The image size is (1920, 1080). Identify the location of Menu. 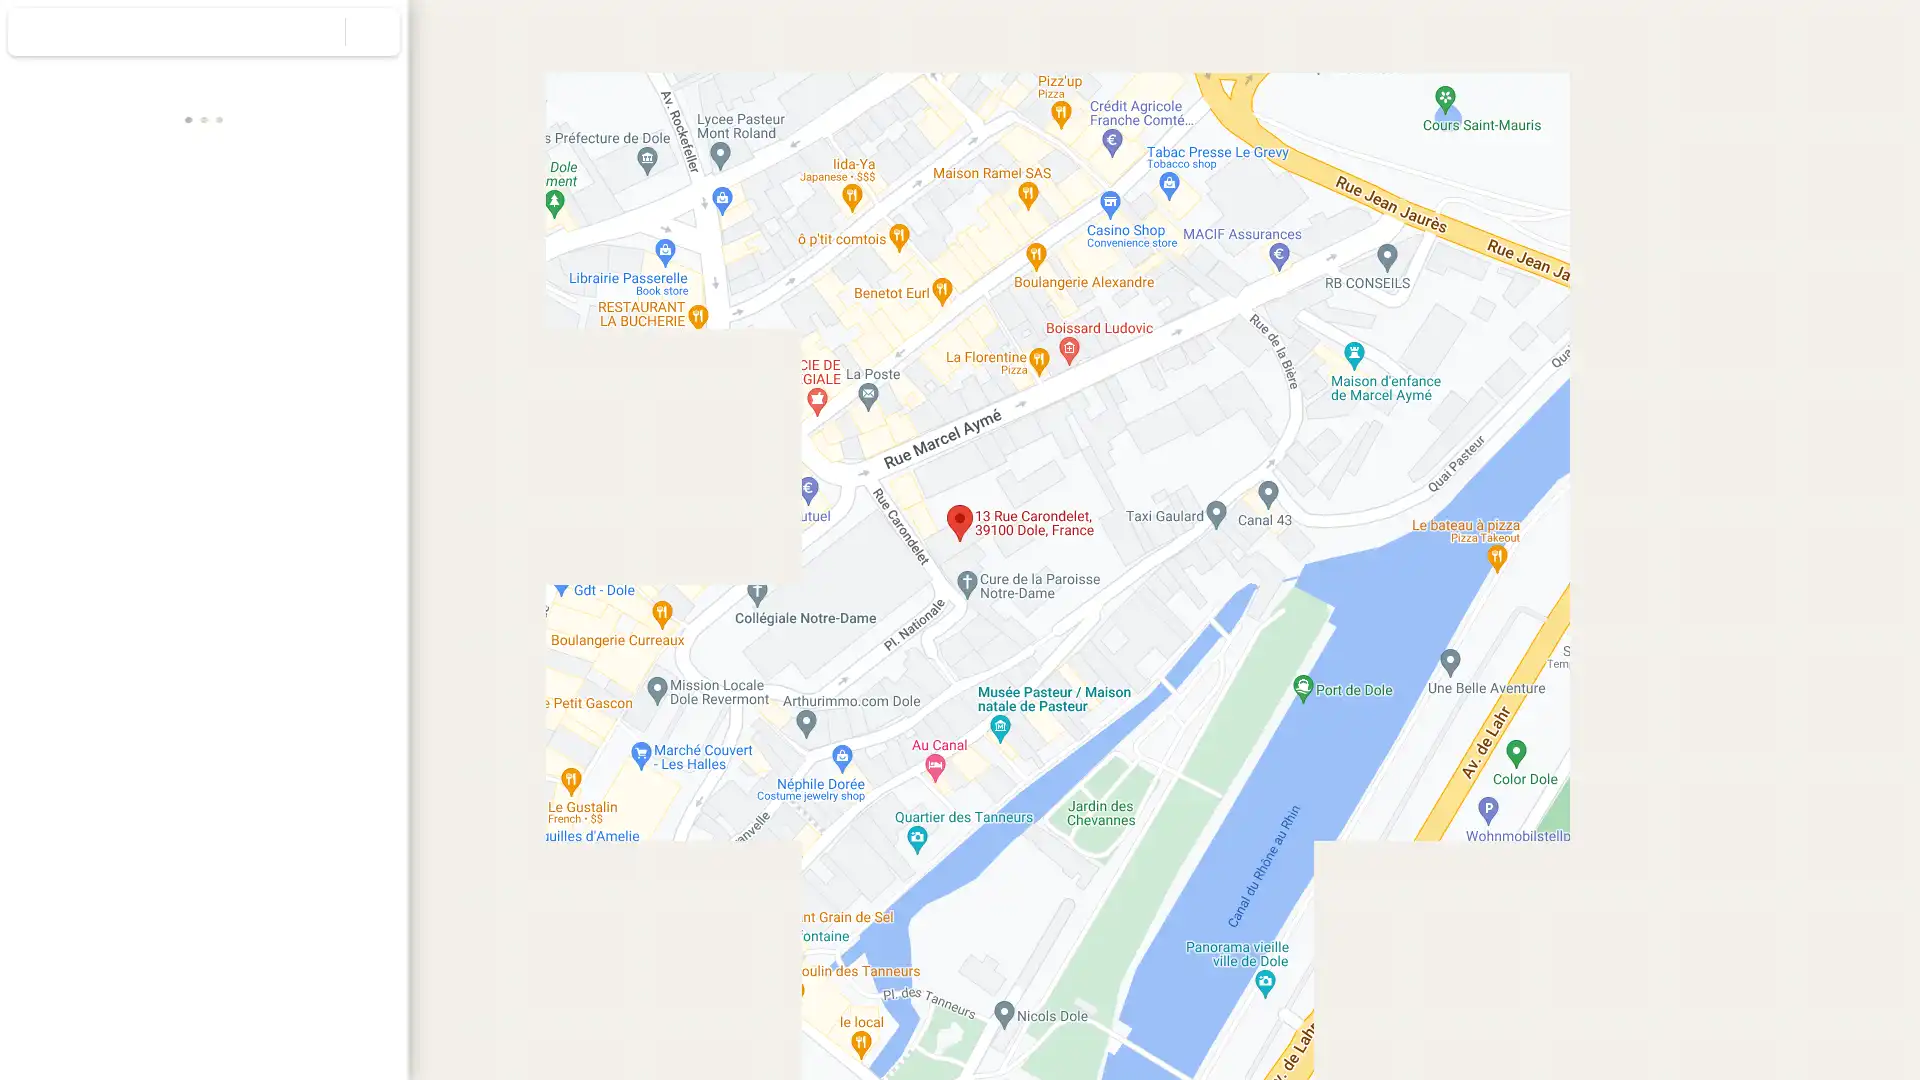
(35, 34).